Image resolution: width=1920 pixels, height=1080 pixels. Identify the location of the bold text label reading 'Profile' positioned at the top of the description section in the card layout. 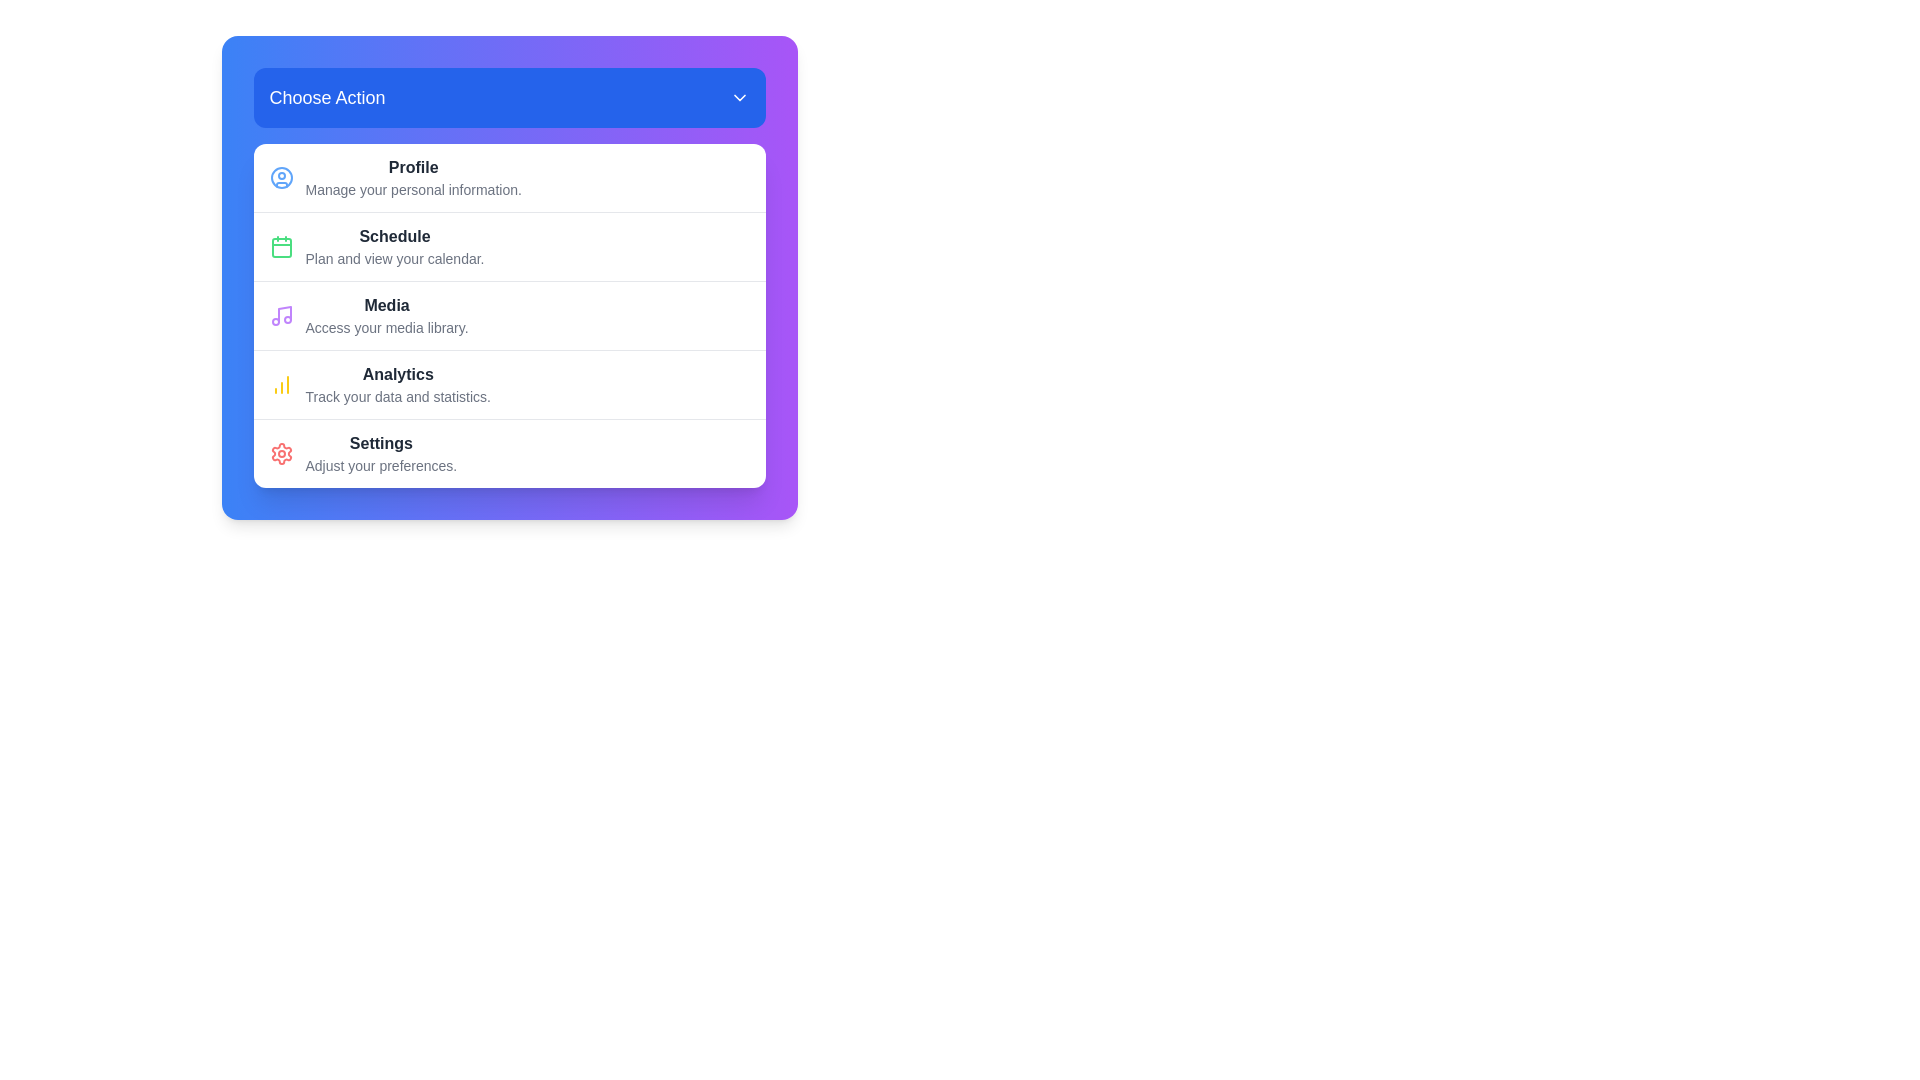
(412, 167).